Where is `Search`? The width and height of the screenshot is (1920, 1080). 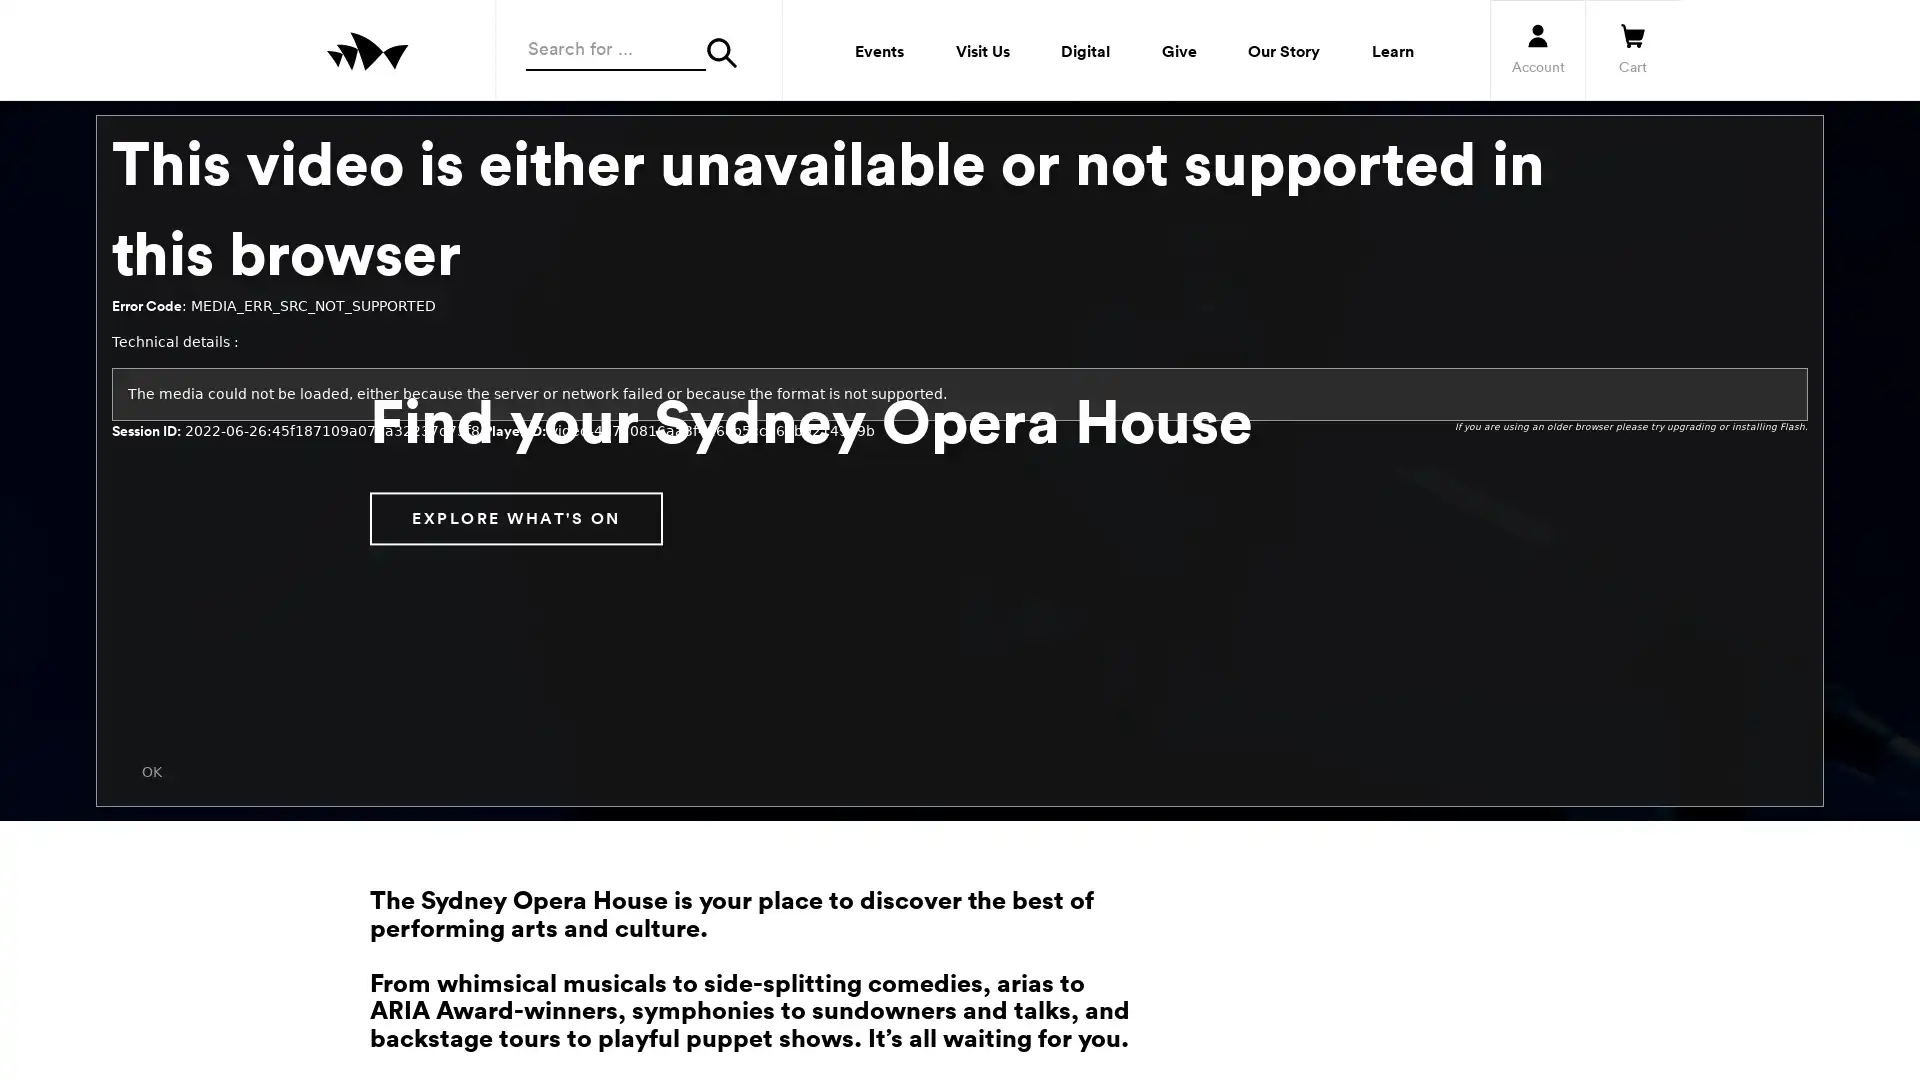
Search is located at coordinates (728, 52).